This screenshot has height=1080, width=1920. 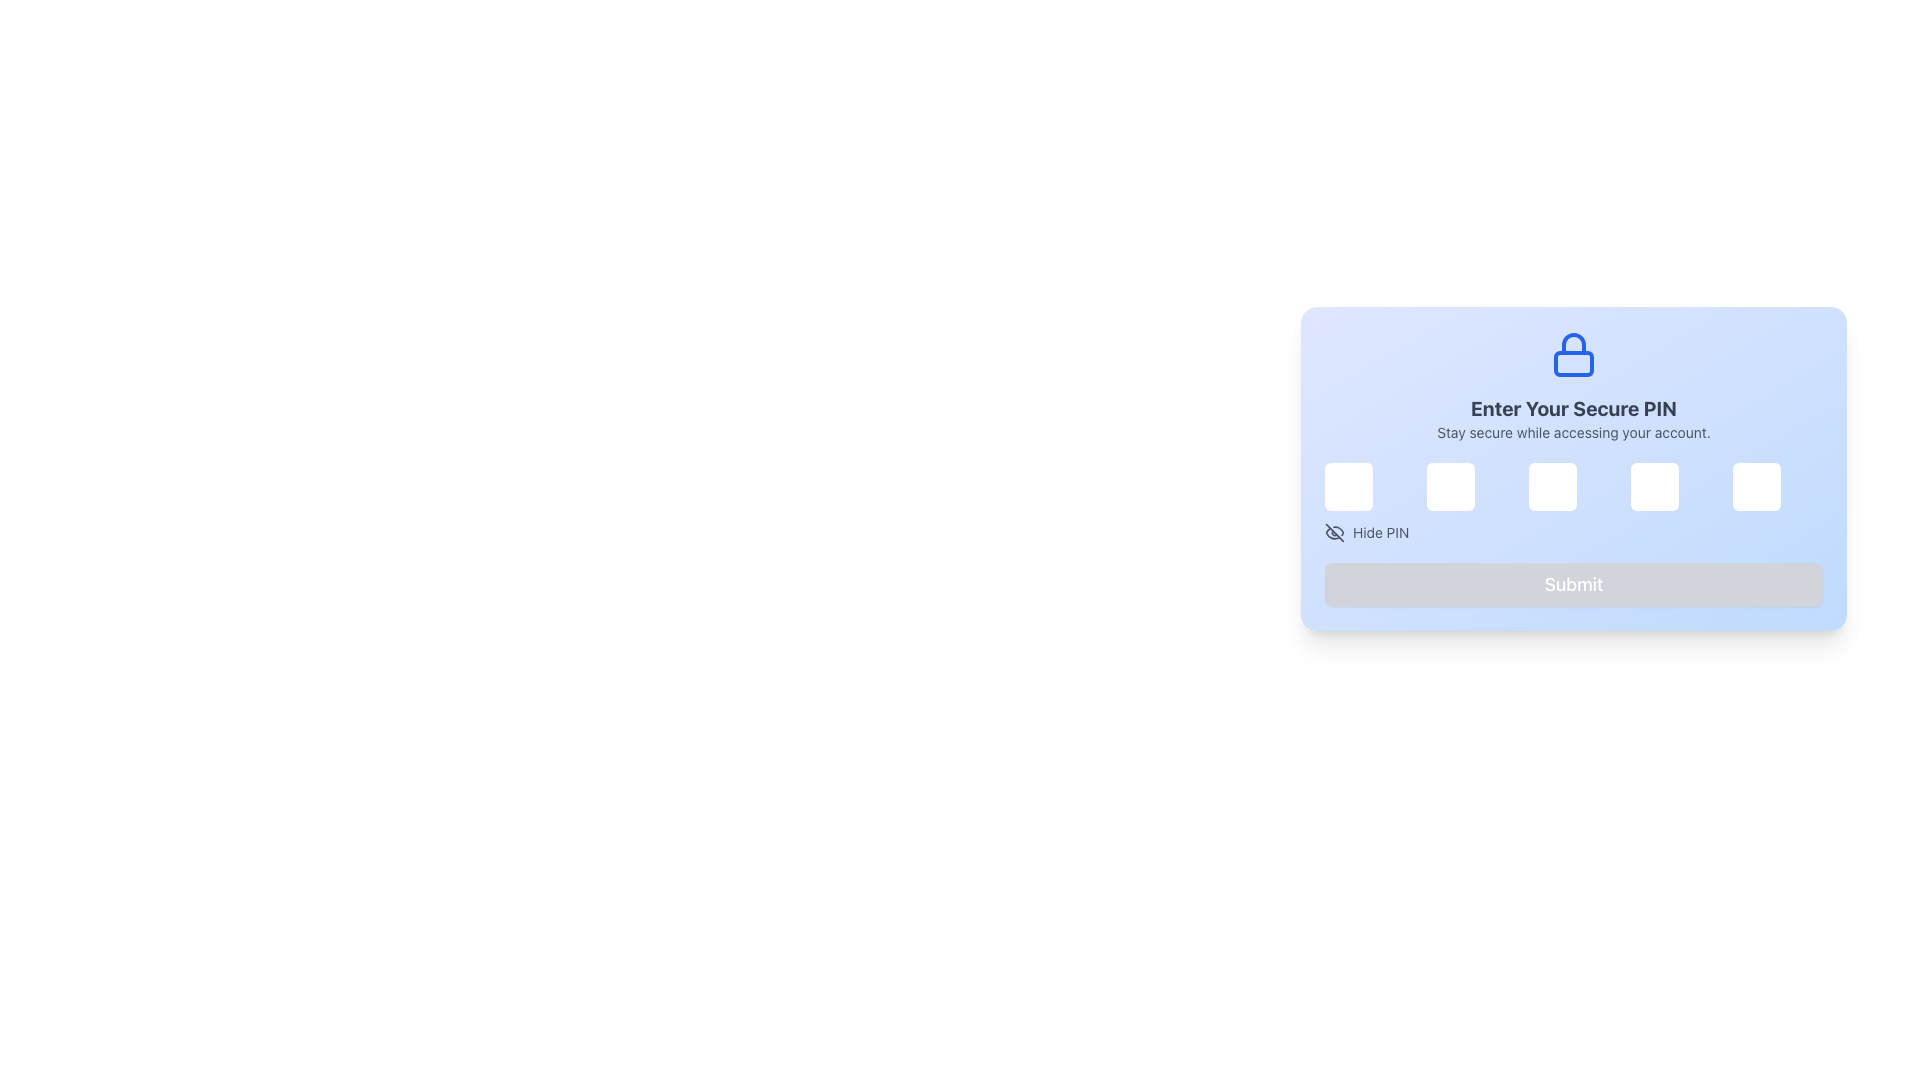 I want to click on the second text label that provides guidance on security, situated below the title 'Enter Your Secure PIN' and above the PIN input fields, so click(x=1573, y=431).